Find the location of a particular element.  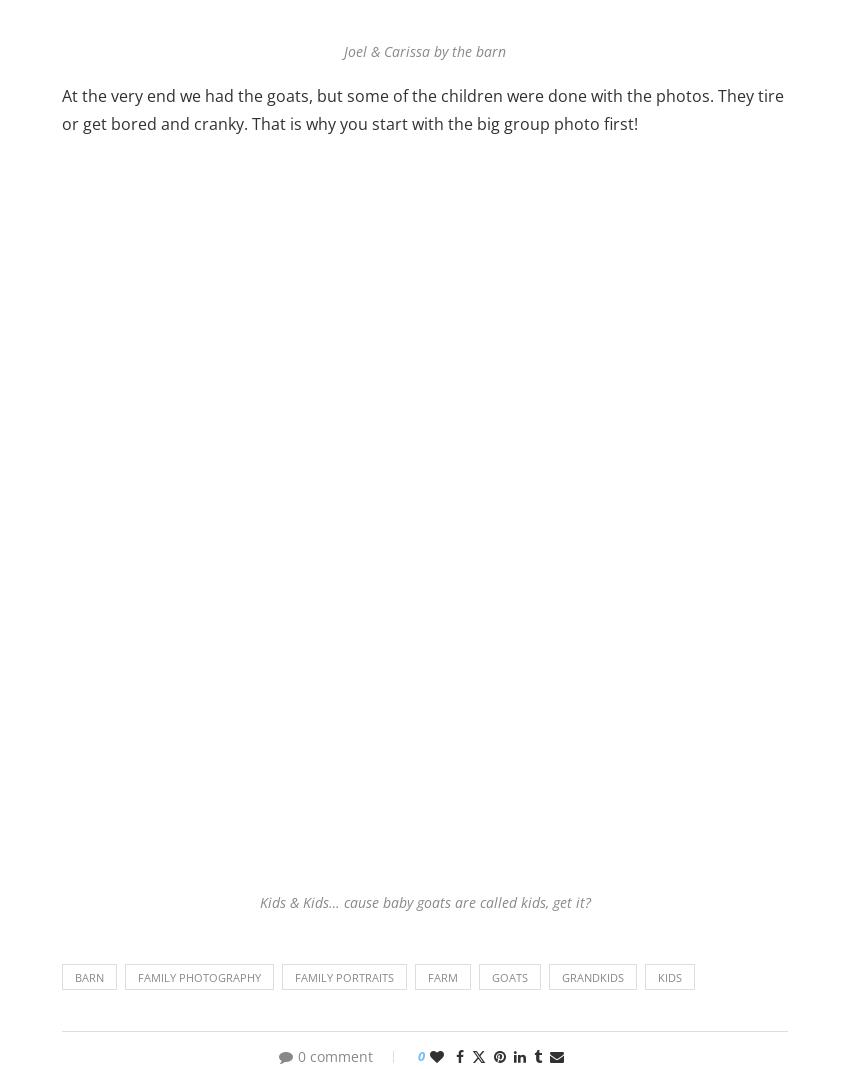

'family portraits' is located at coordinates (343, 976).